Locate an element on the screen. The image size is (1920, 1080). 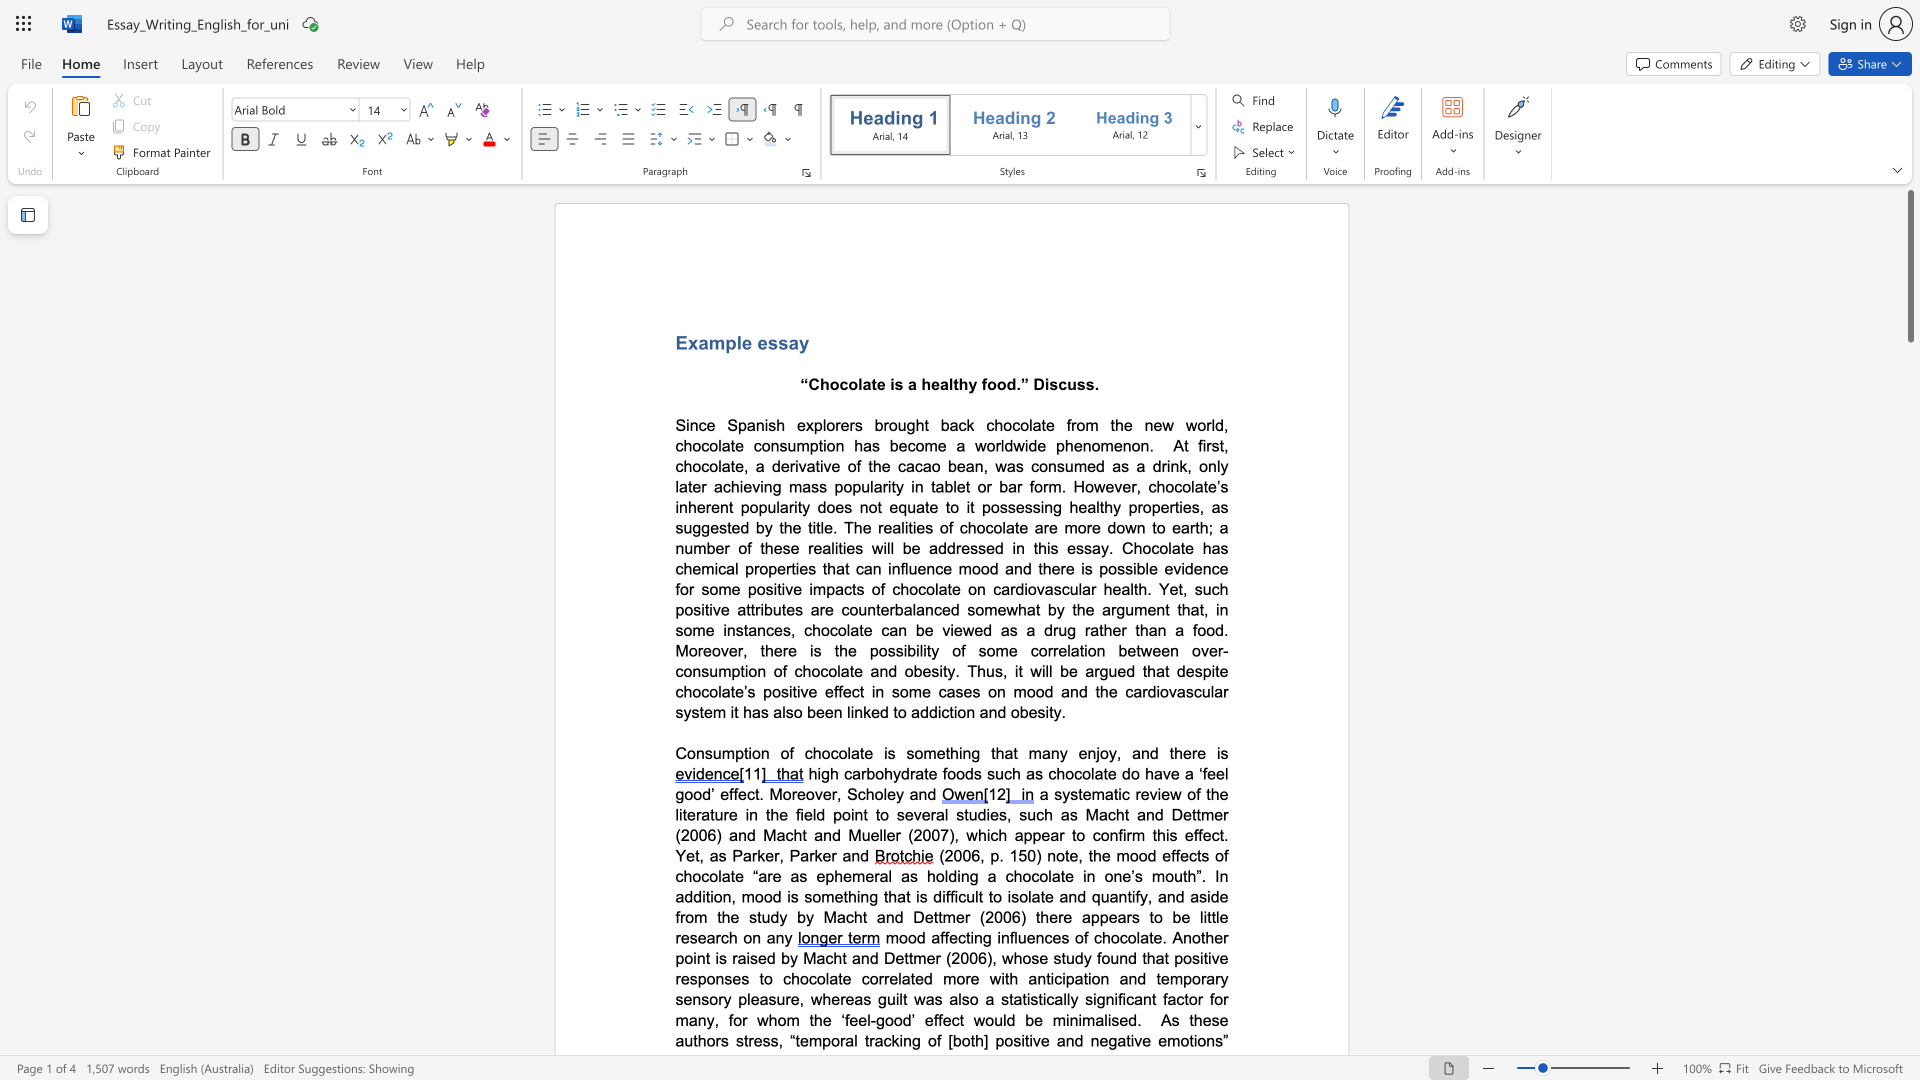
the scrollbar to move the page downward is located at coordinates (1909, 729).